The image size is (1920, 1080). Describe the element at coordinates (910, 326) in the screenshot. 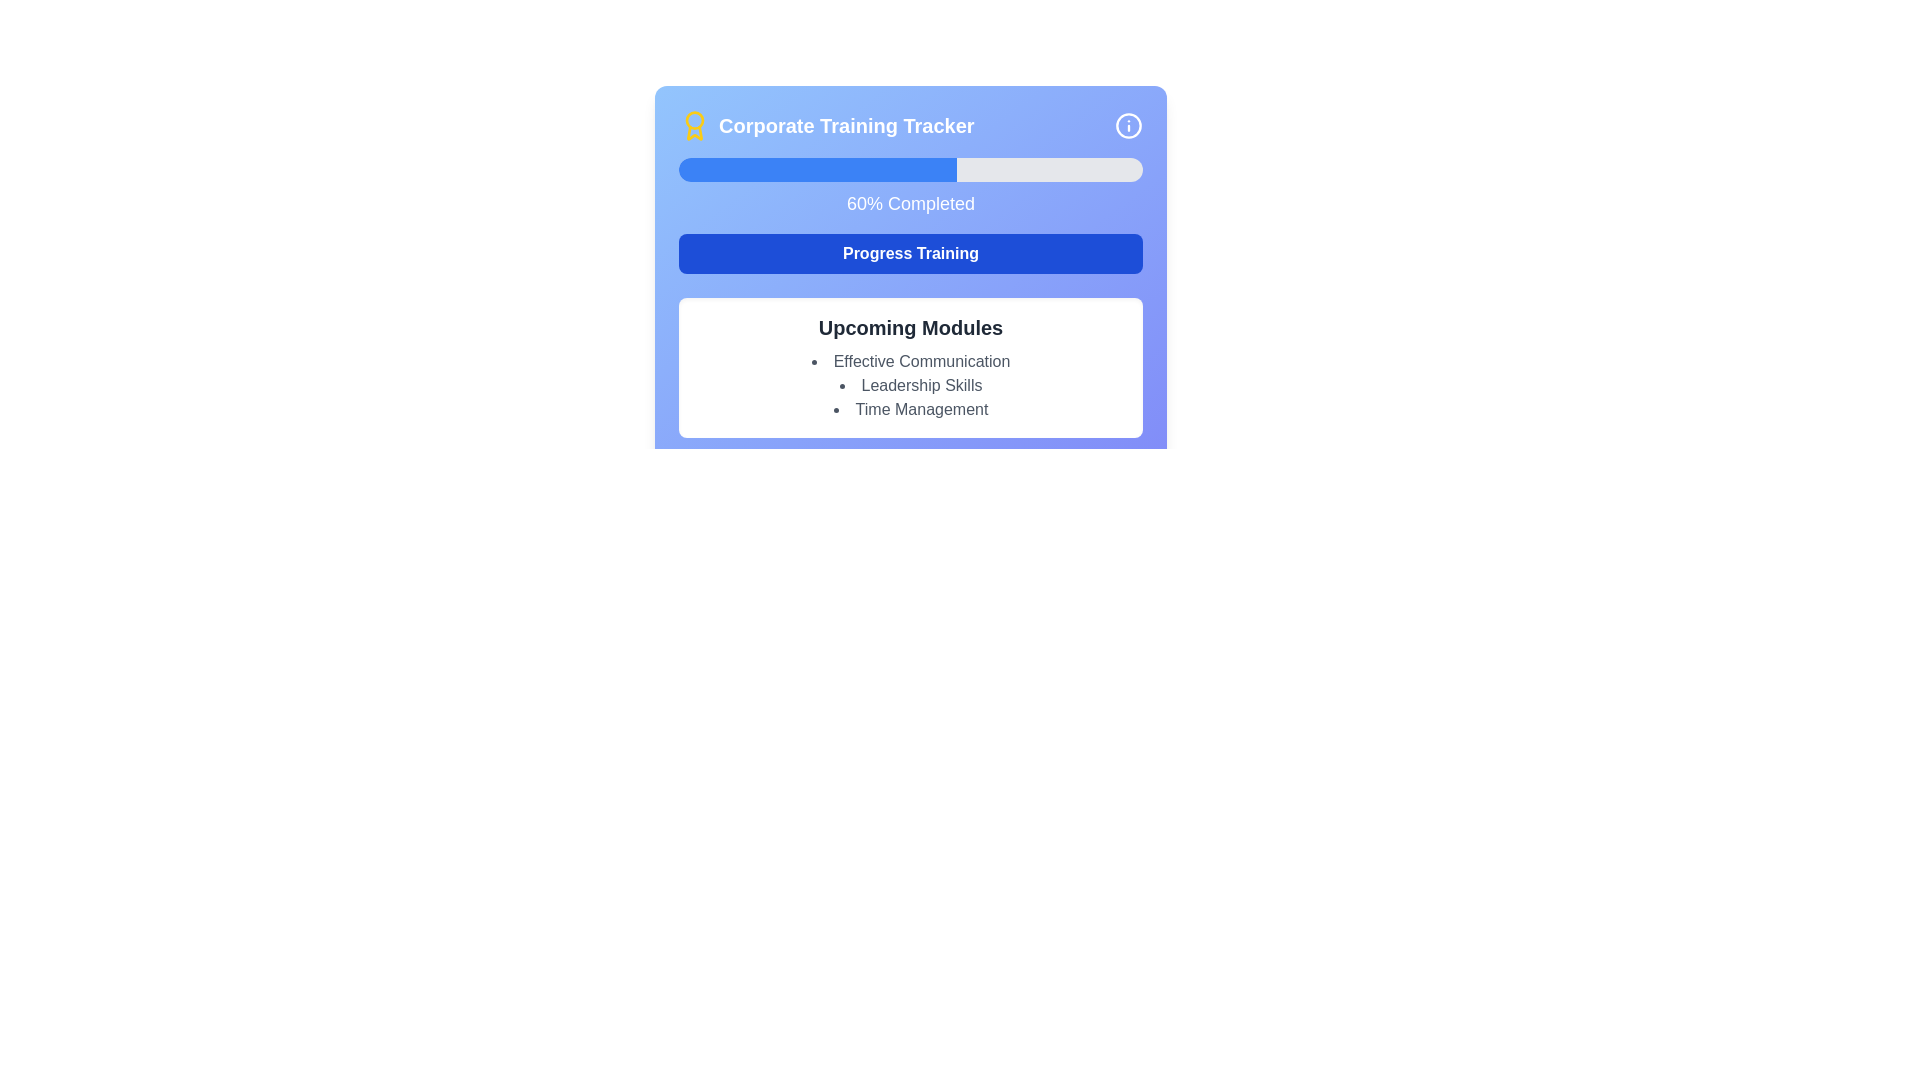

I see `the bold, large-sized text label saying 'Upcoming Modules' that is styled in dark gray and positioned as a title above a list of items` at that location.